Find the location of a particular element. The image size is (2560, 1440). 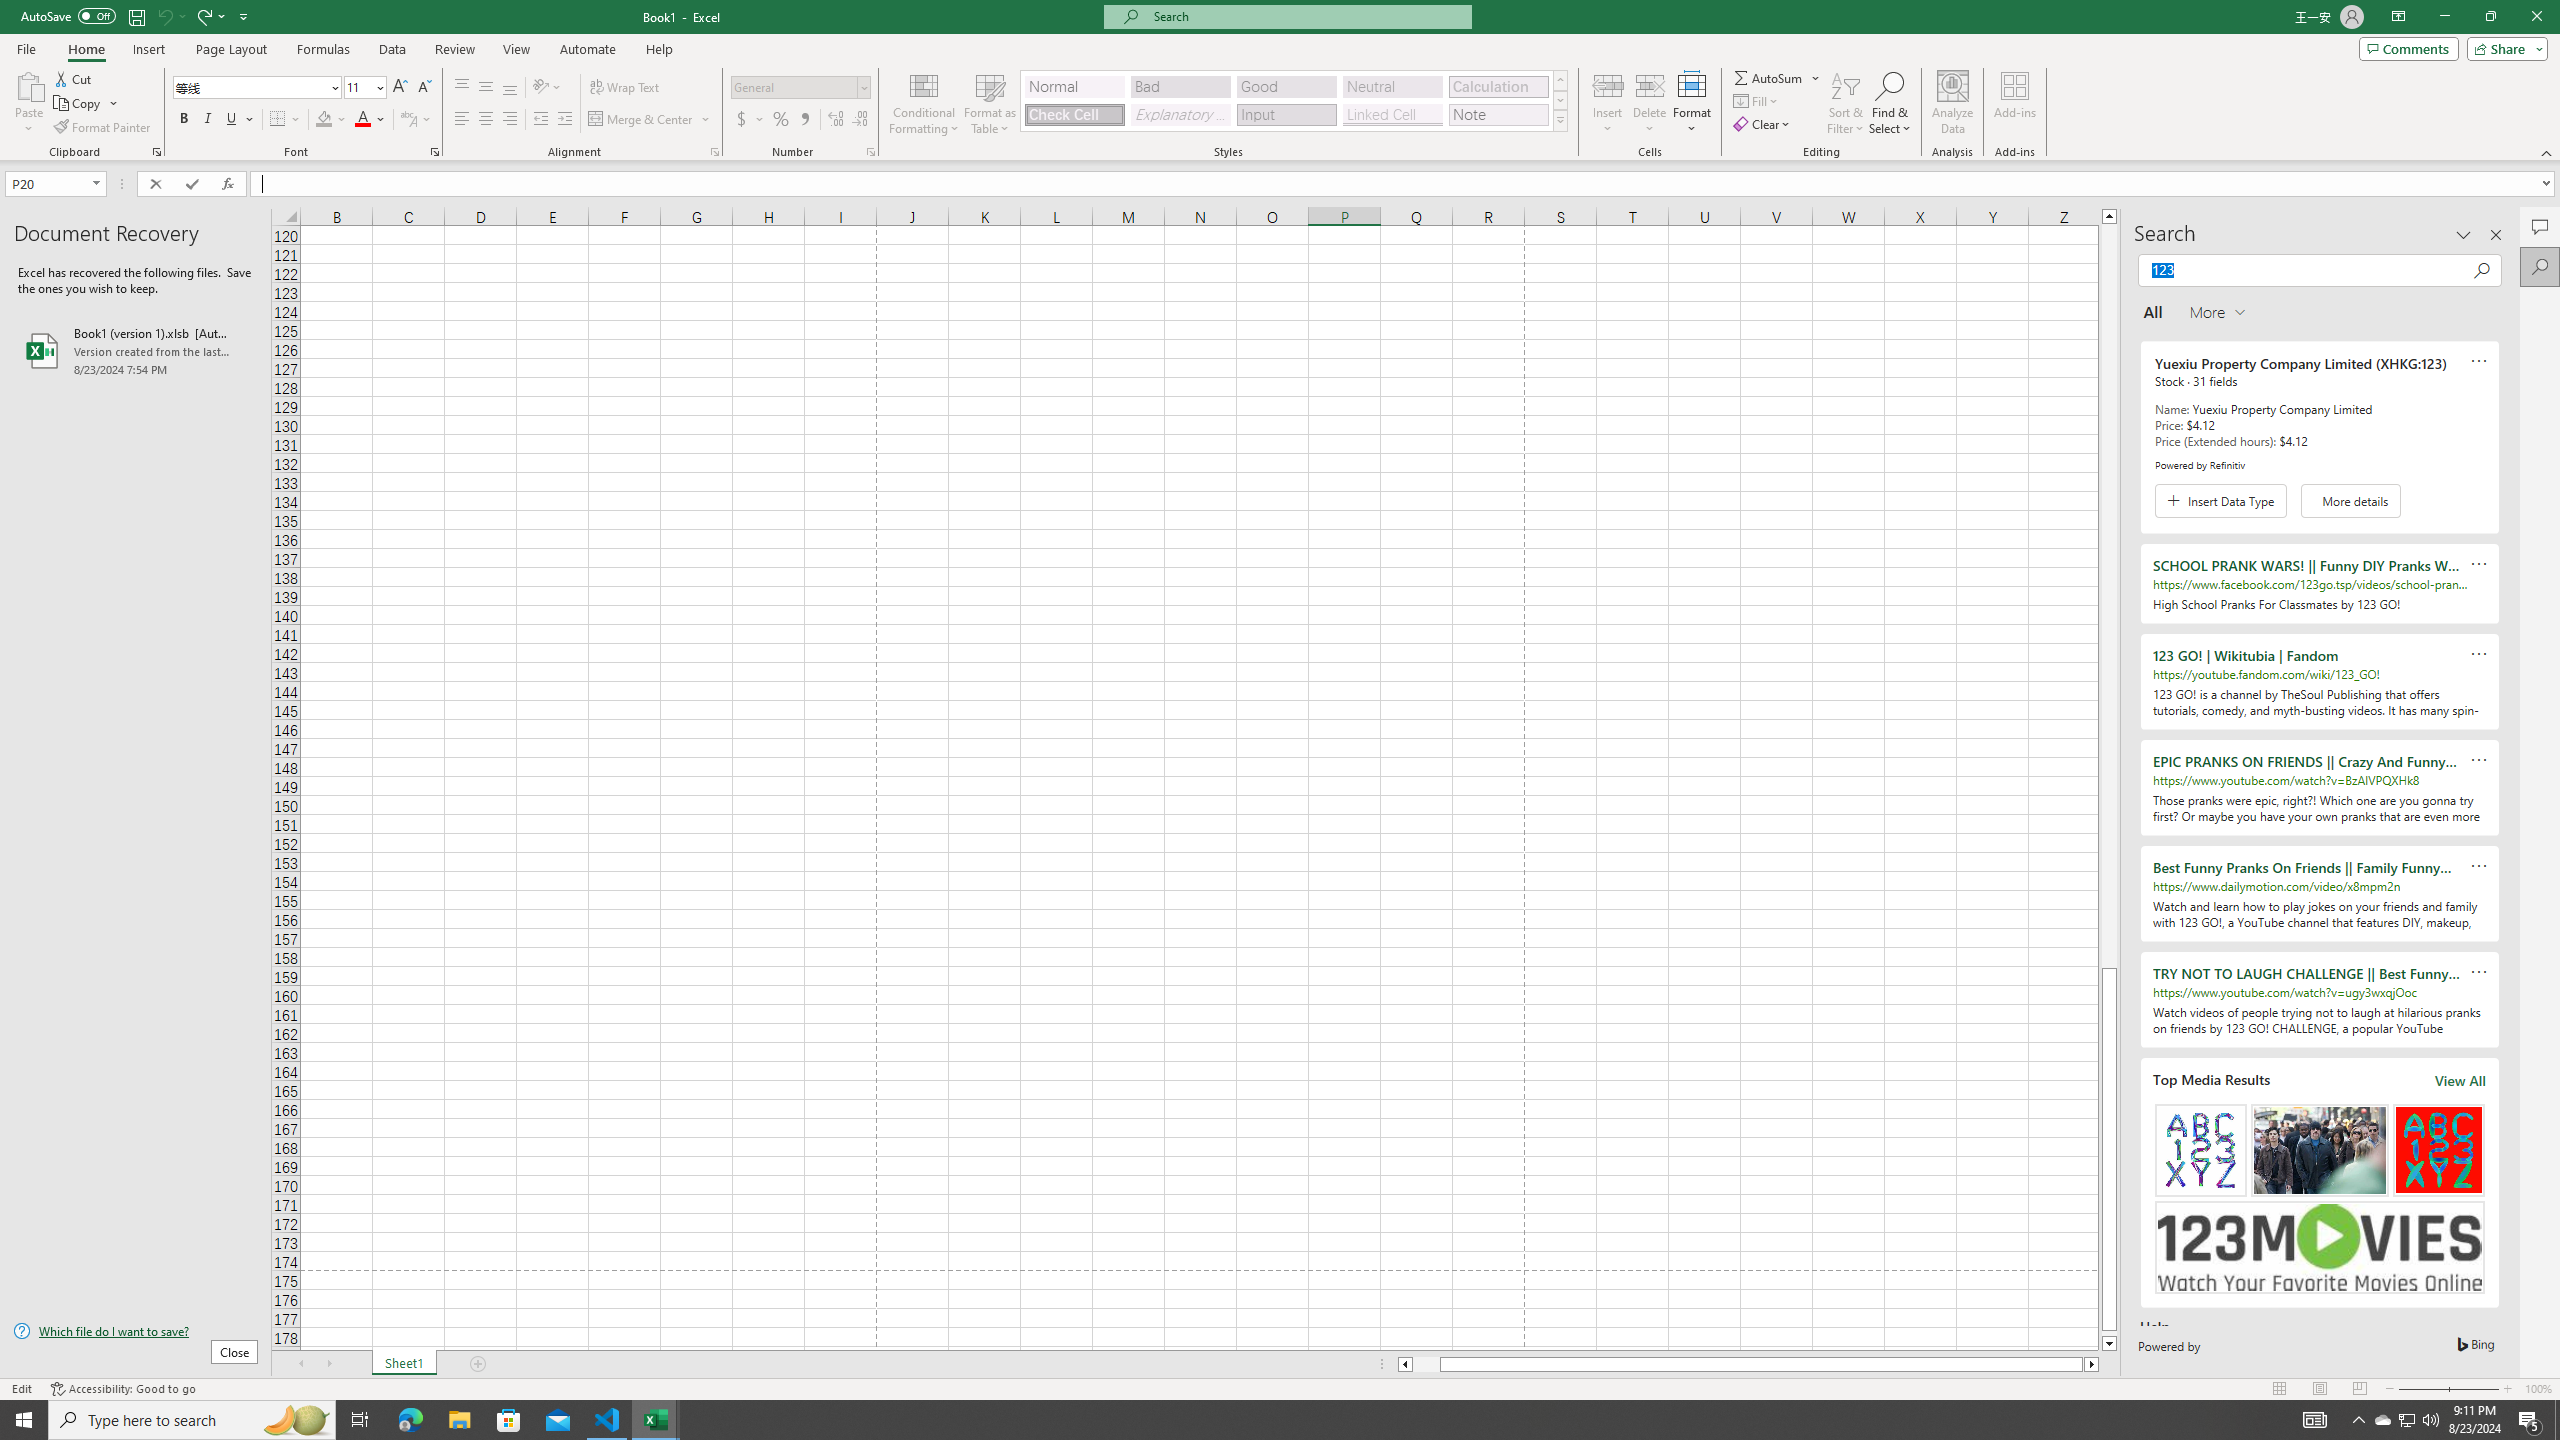

'Show Phonetic Field' is located at coordinates (415, 118).